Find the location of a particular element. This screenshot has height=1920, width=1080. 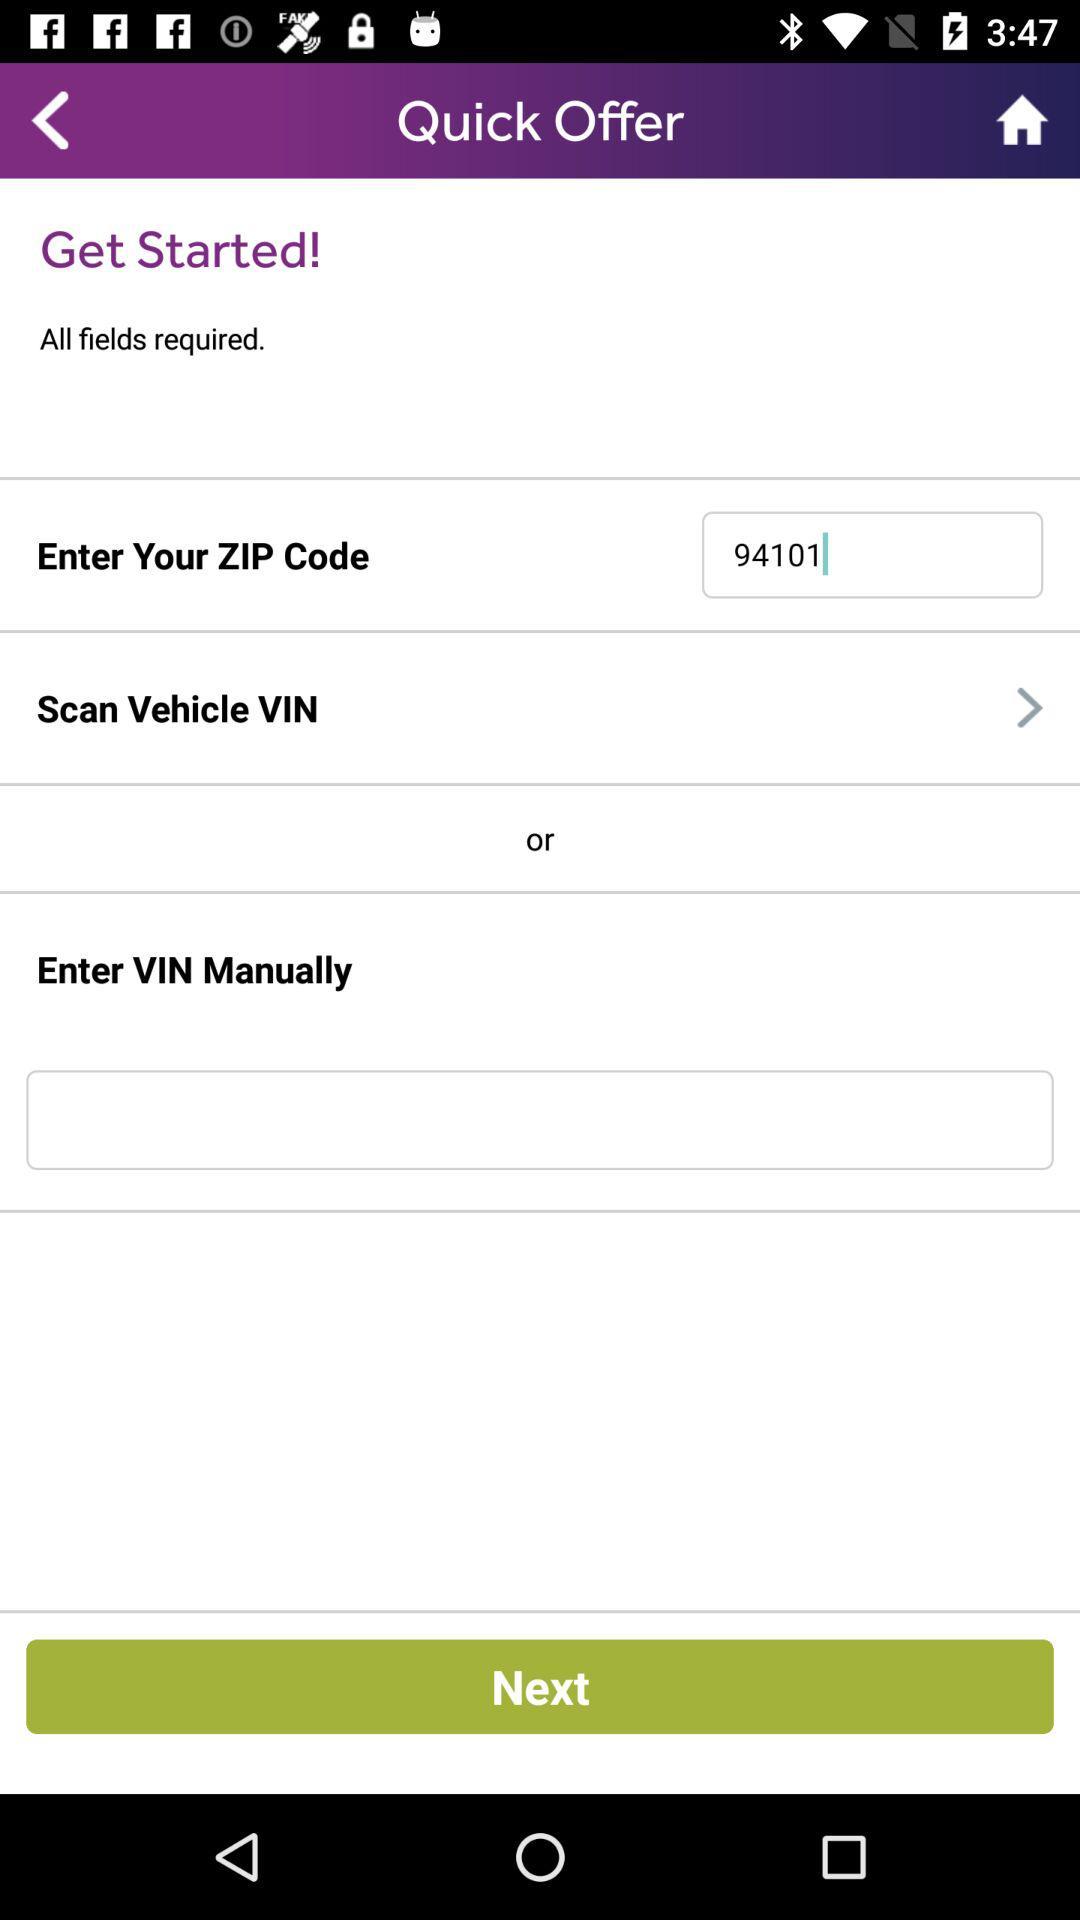

94101 item is located at coordinates (871, 555).